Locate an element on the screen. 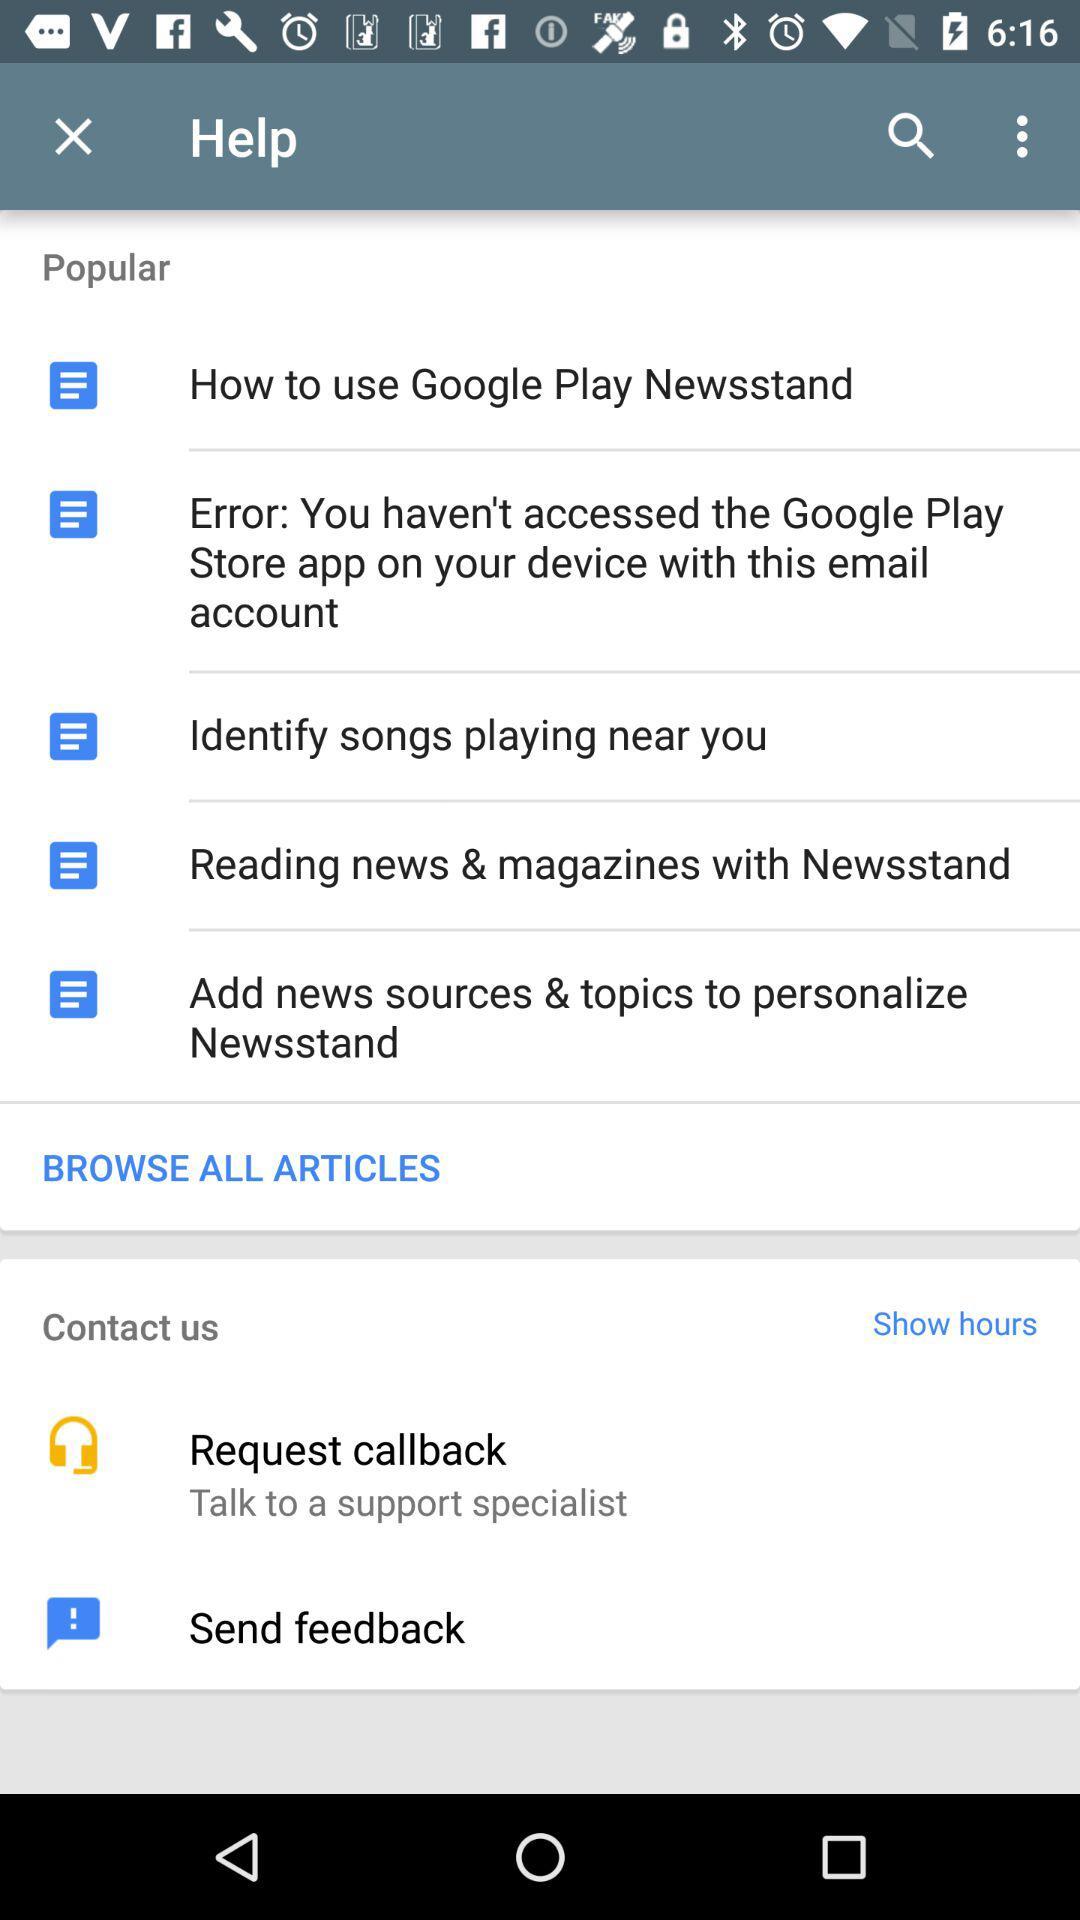  the browse all articles item is located at coordinates (540, 1166).